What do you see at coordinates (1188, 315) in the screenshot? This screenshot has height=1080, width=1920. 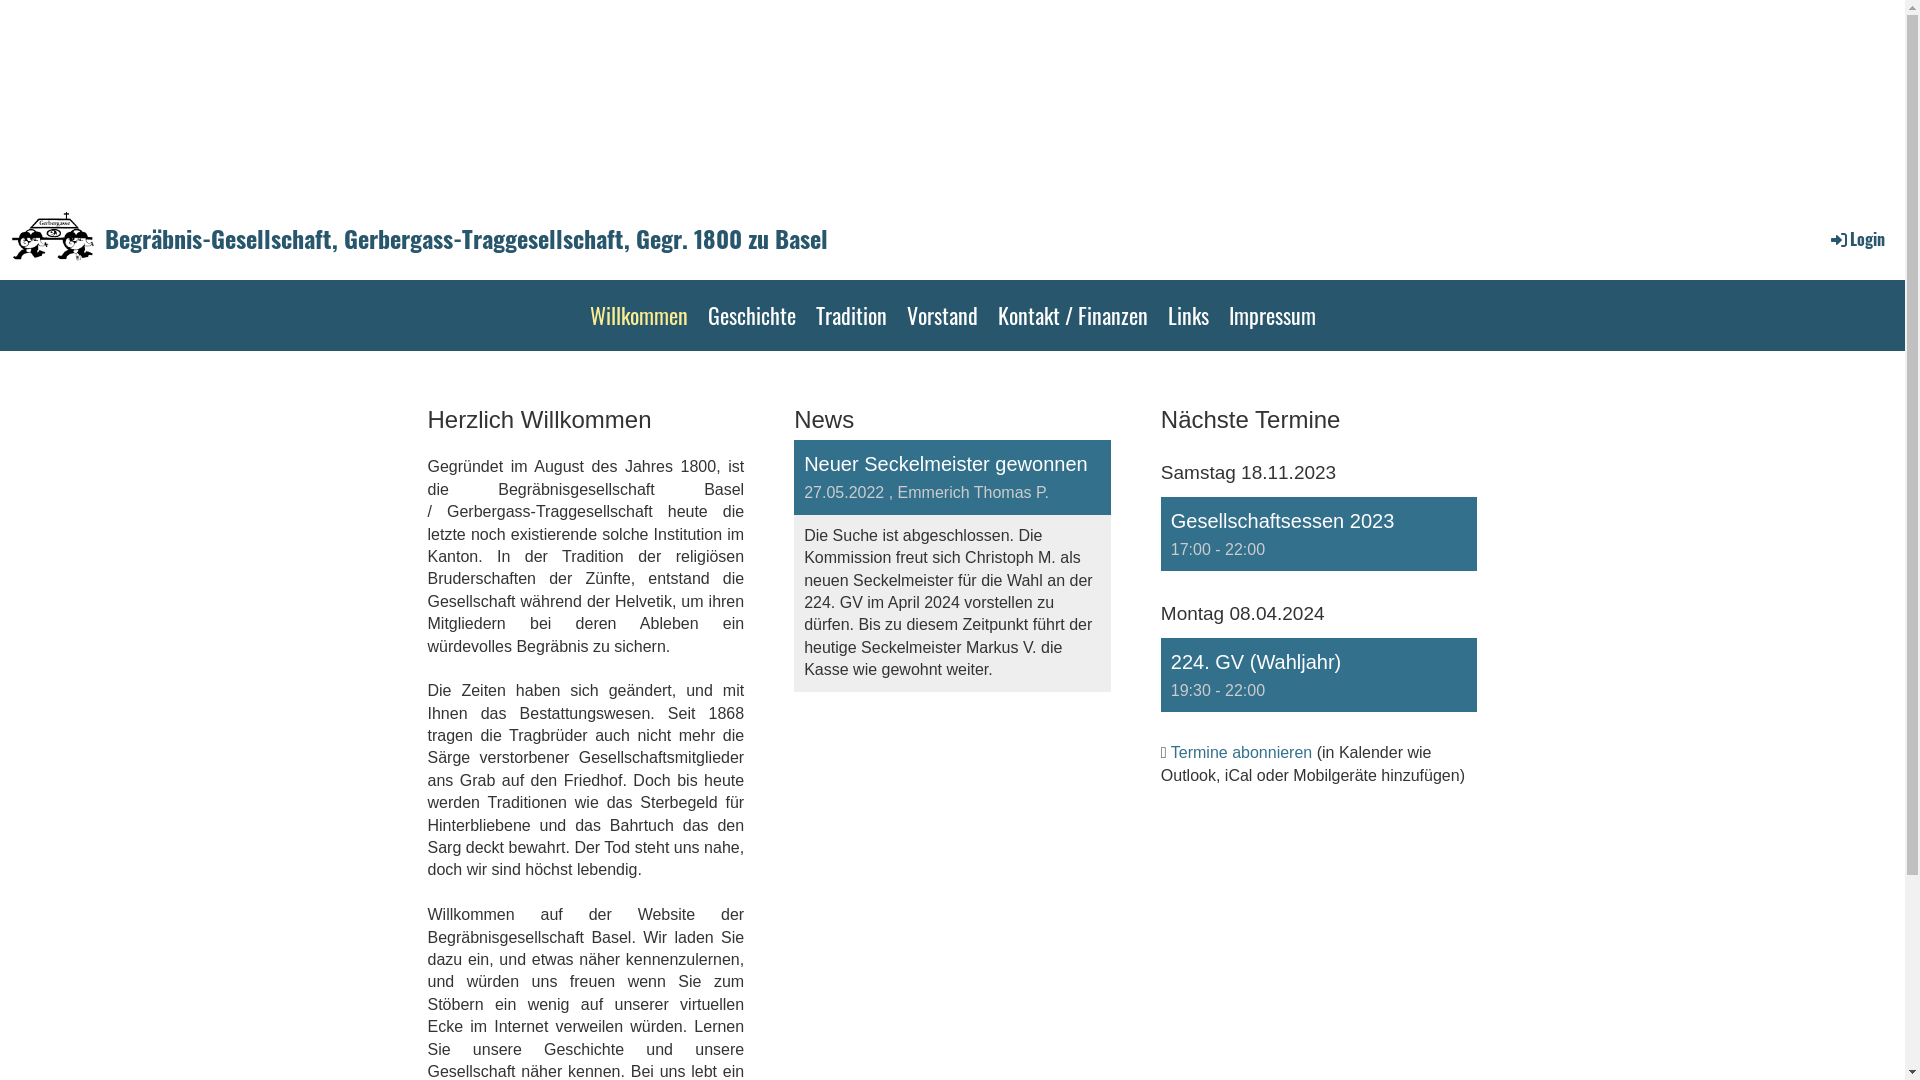 I see `'Links'` at bounding box center [1188, 315].